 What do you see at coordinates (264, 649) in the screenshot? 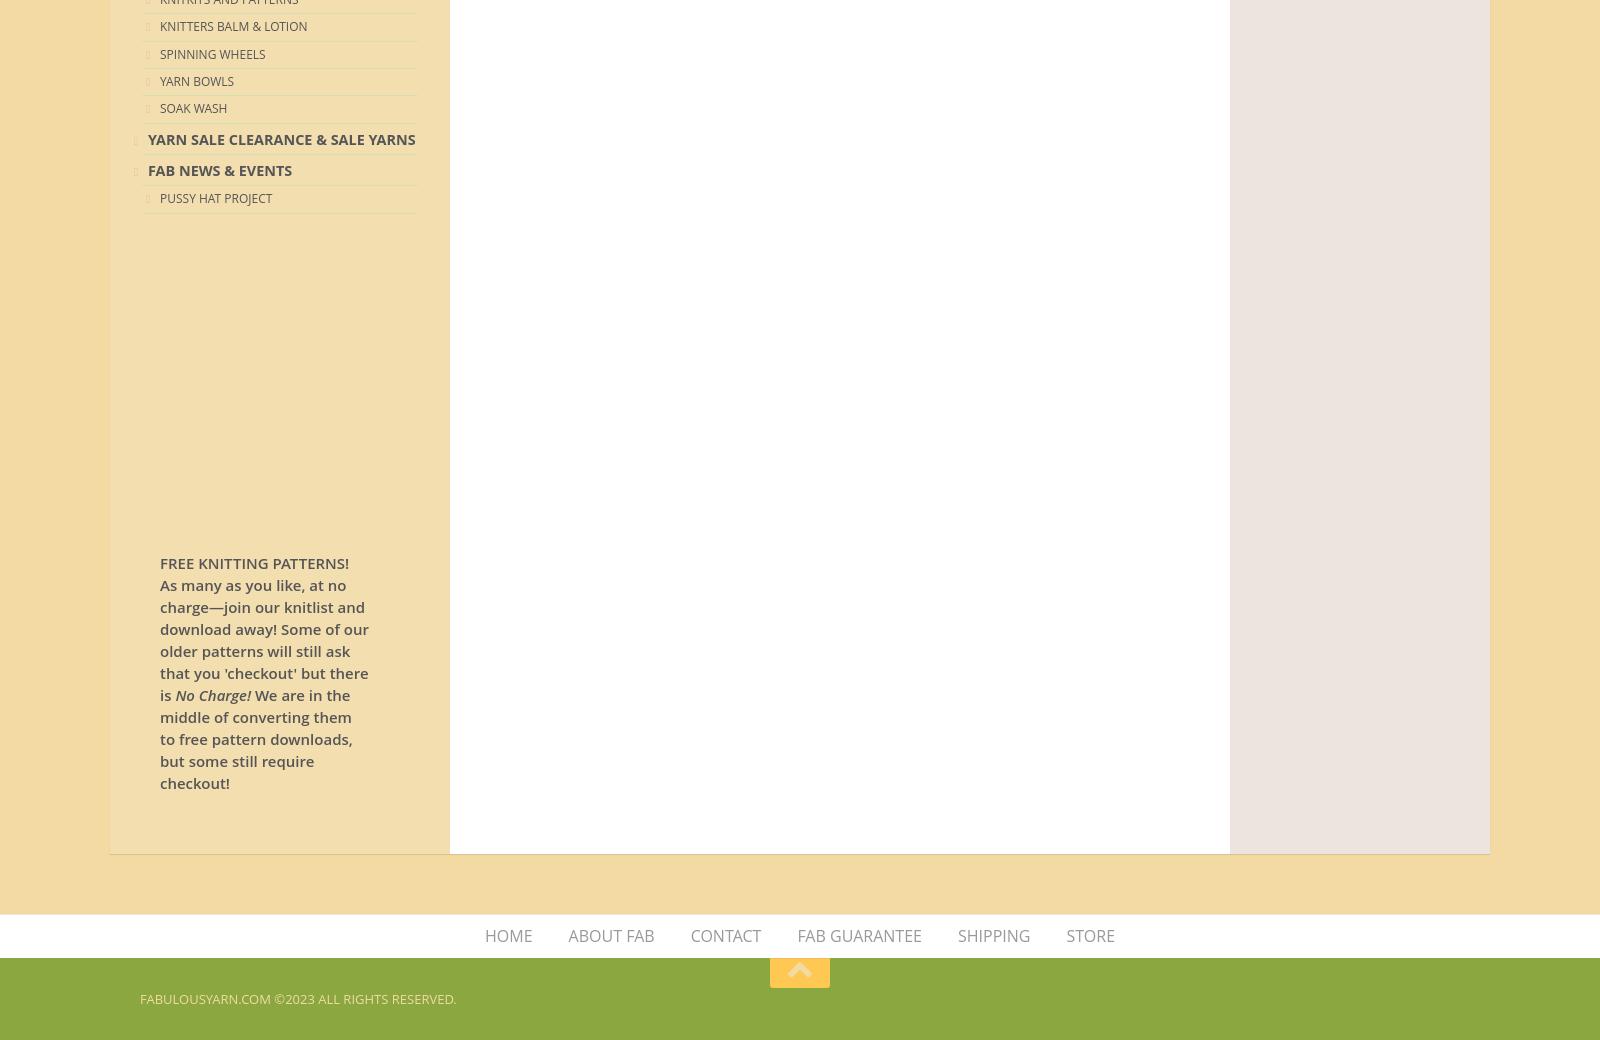
I see `'and download away! Some of our older patterns will still ask that you 'checkout' but there is'` at bounding box center [264, 649].